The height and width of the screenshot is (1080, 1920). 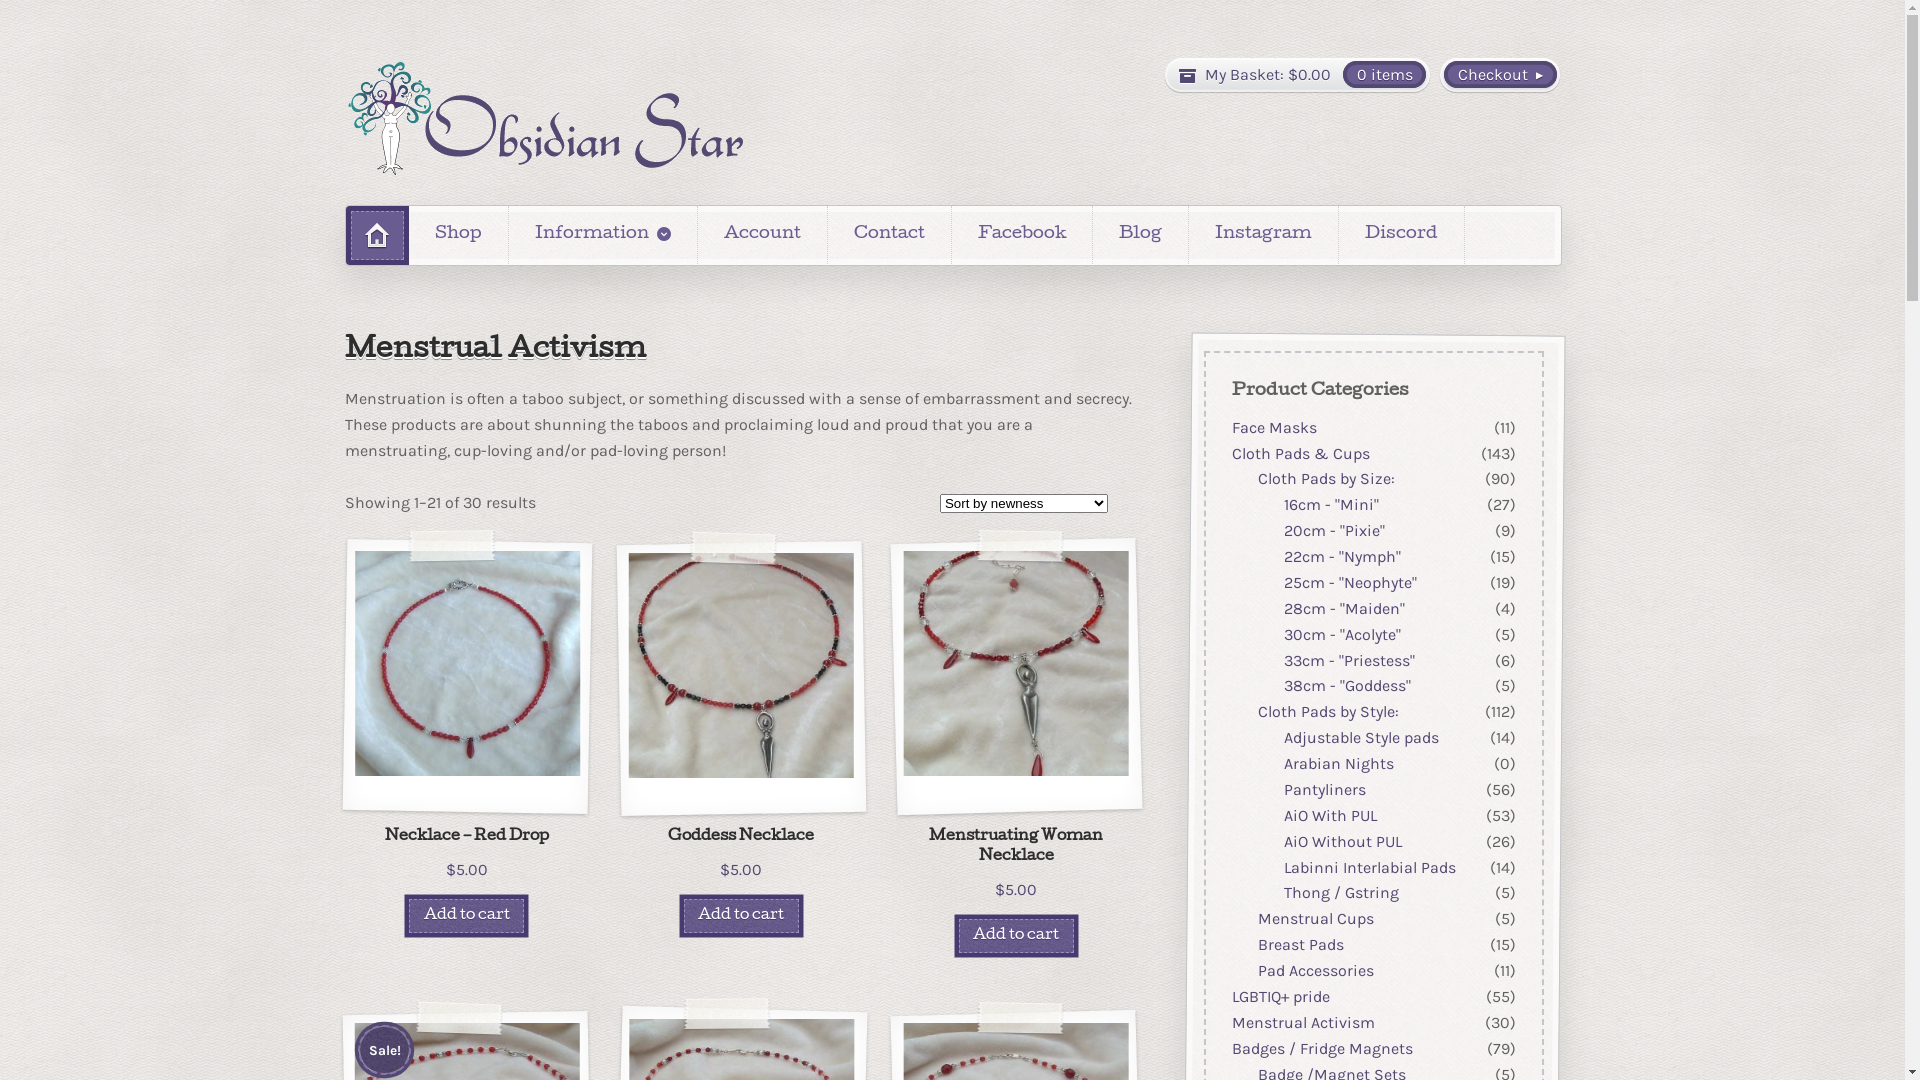 What do you see at coordinates (1343, 607) in the screenshot?
I see `'28cm - "Maiden"'` at bounding box center [1343, 607].